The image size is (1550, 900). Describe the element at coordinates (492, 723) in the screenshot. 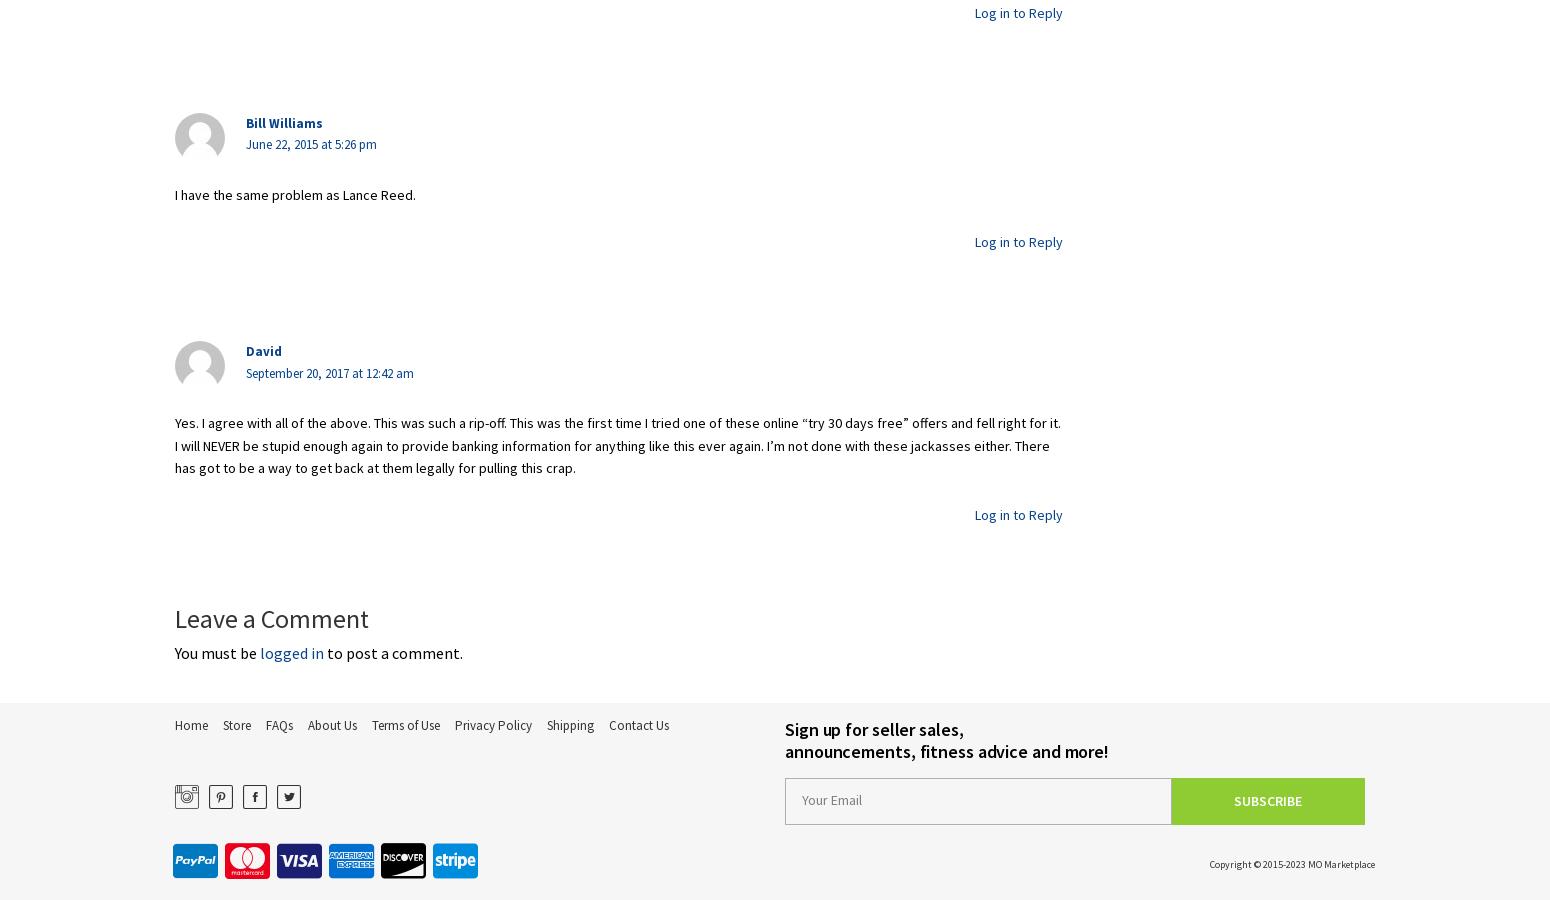

I see `'Privacy Policy'` at that location.